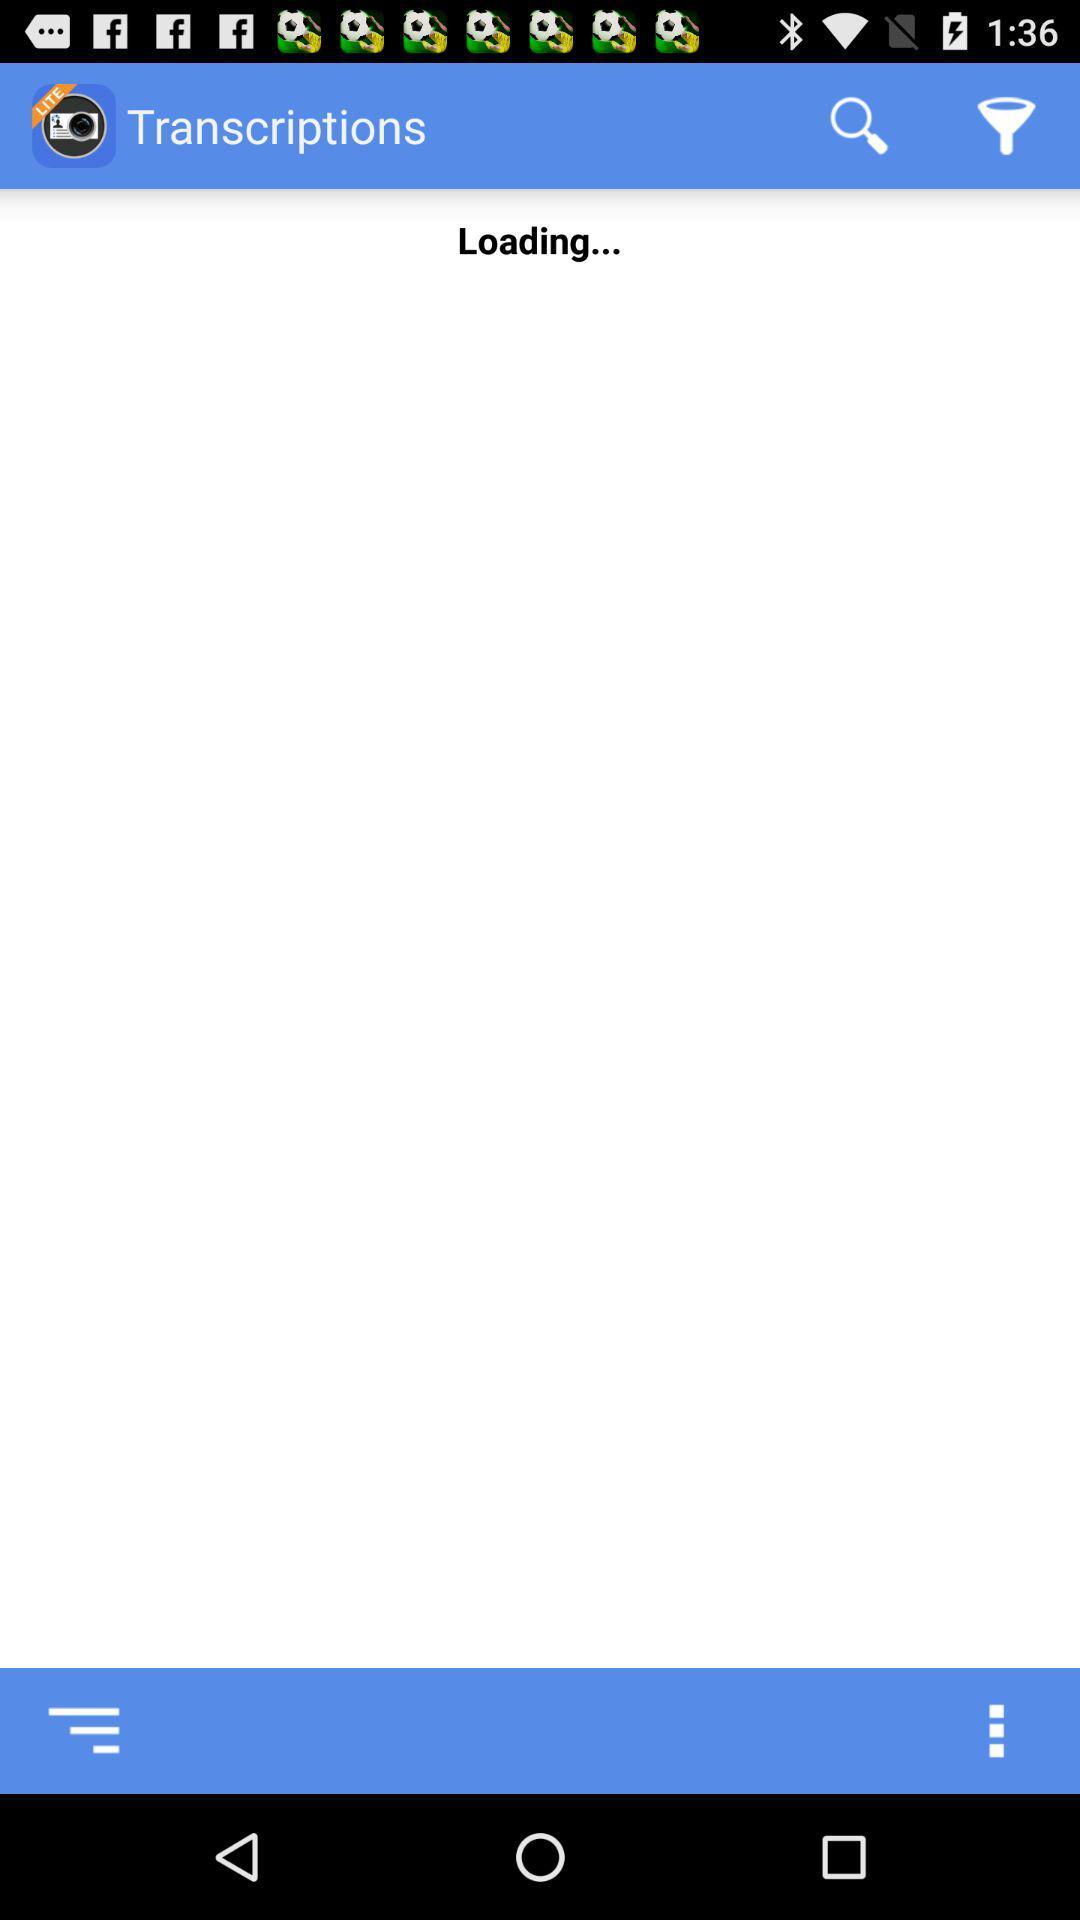 The image size is (1080, 1920). I want to click on show more options, so click(1017, 1730).